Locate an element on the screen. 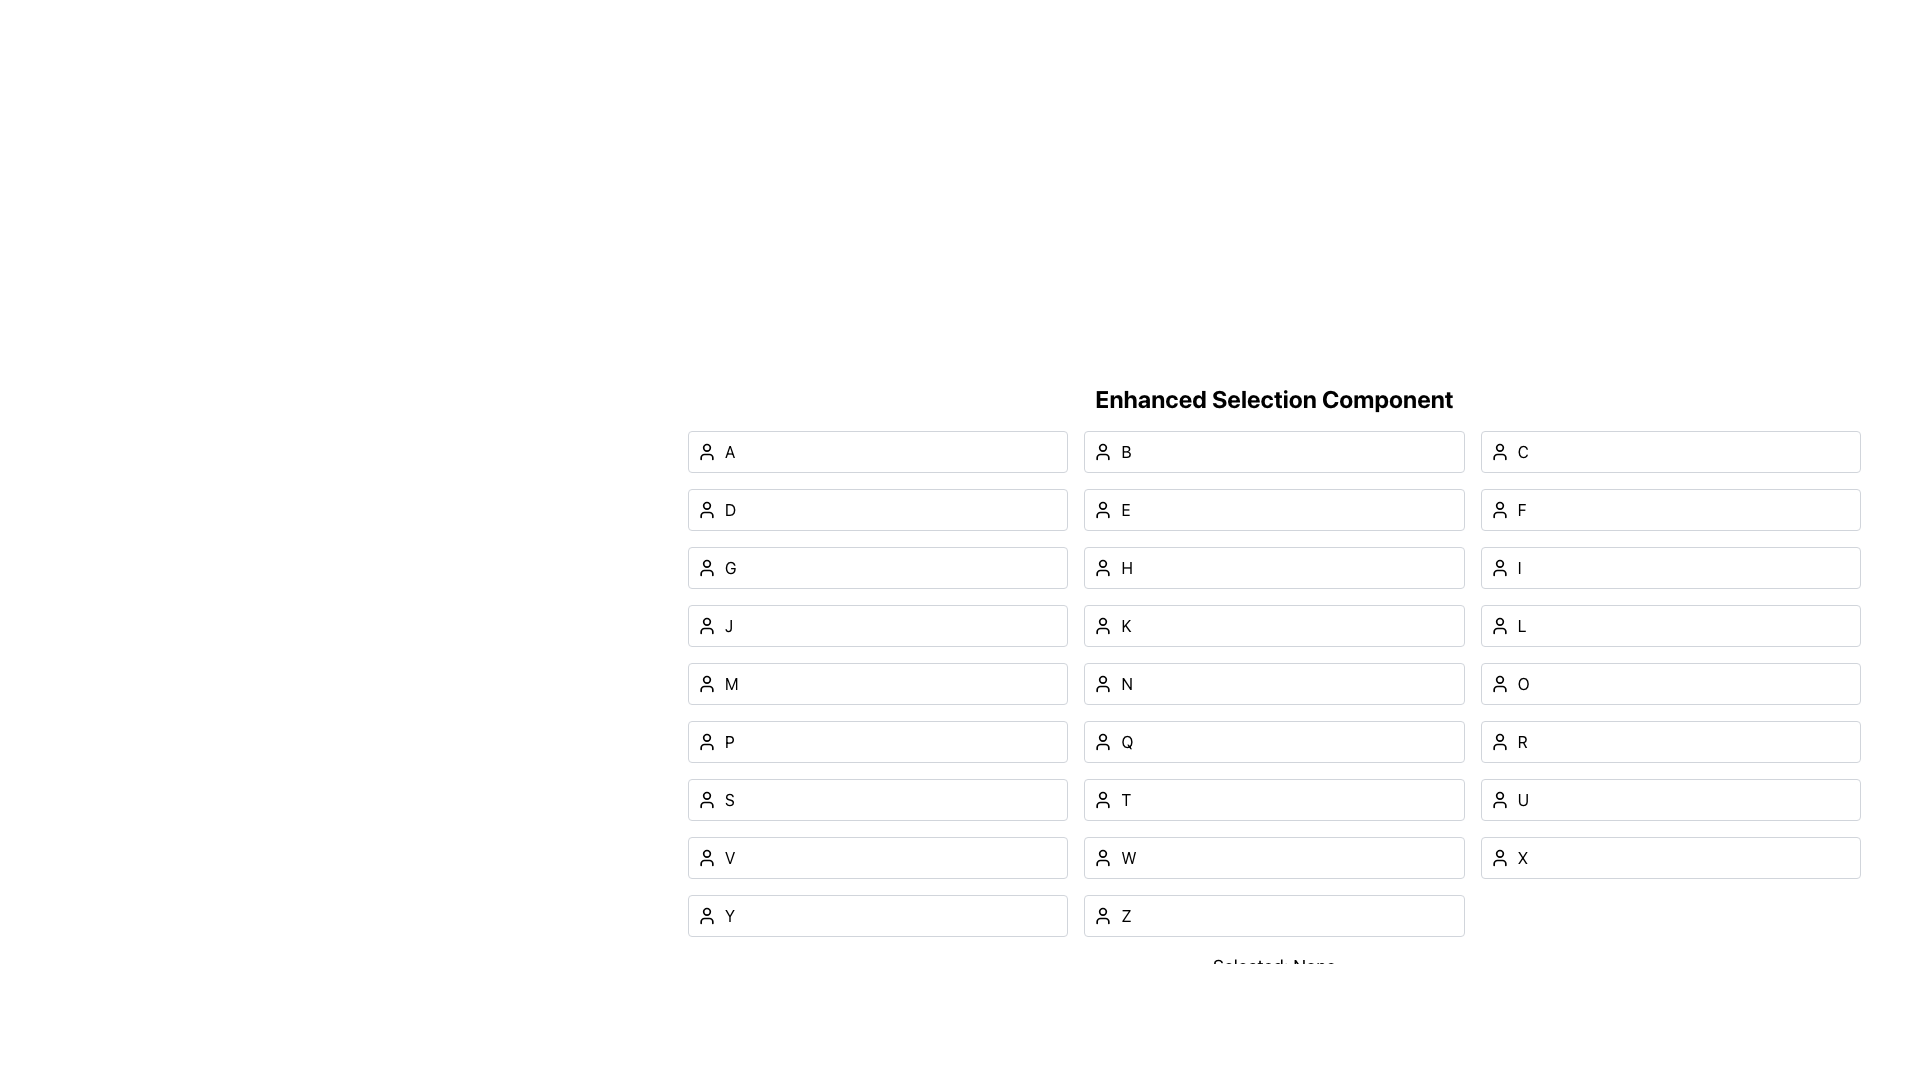 The width and height of the screenshot is (1920, 1080). the button labeled 'B' is located at coordinates (1272, 451).